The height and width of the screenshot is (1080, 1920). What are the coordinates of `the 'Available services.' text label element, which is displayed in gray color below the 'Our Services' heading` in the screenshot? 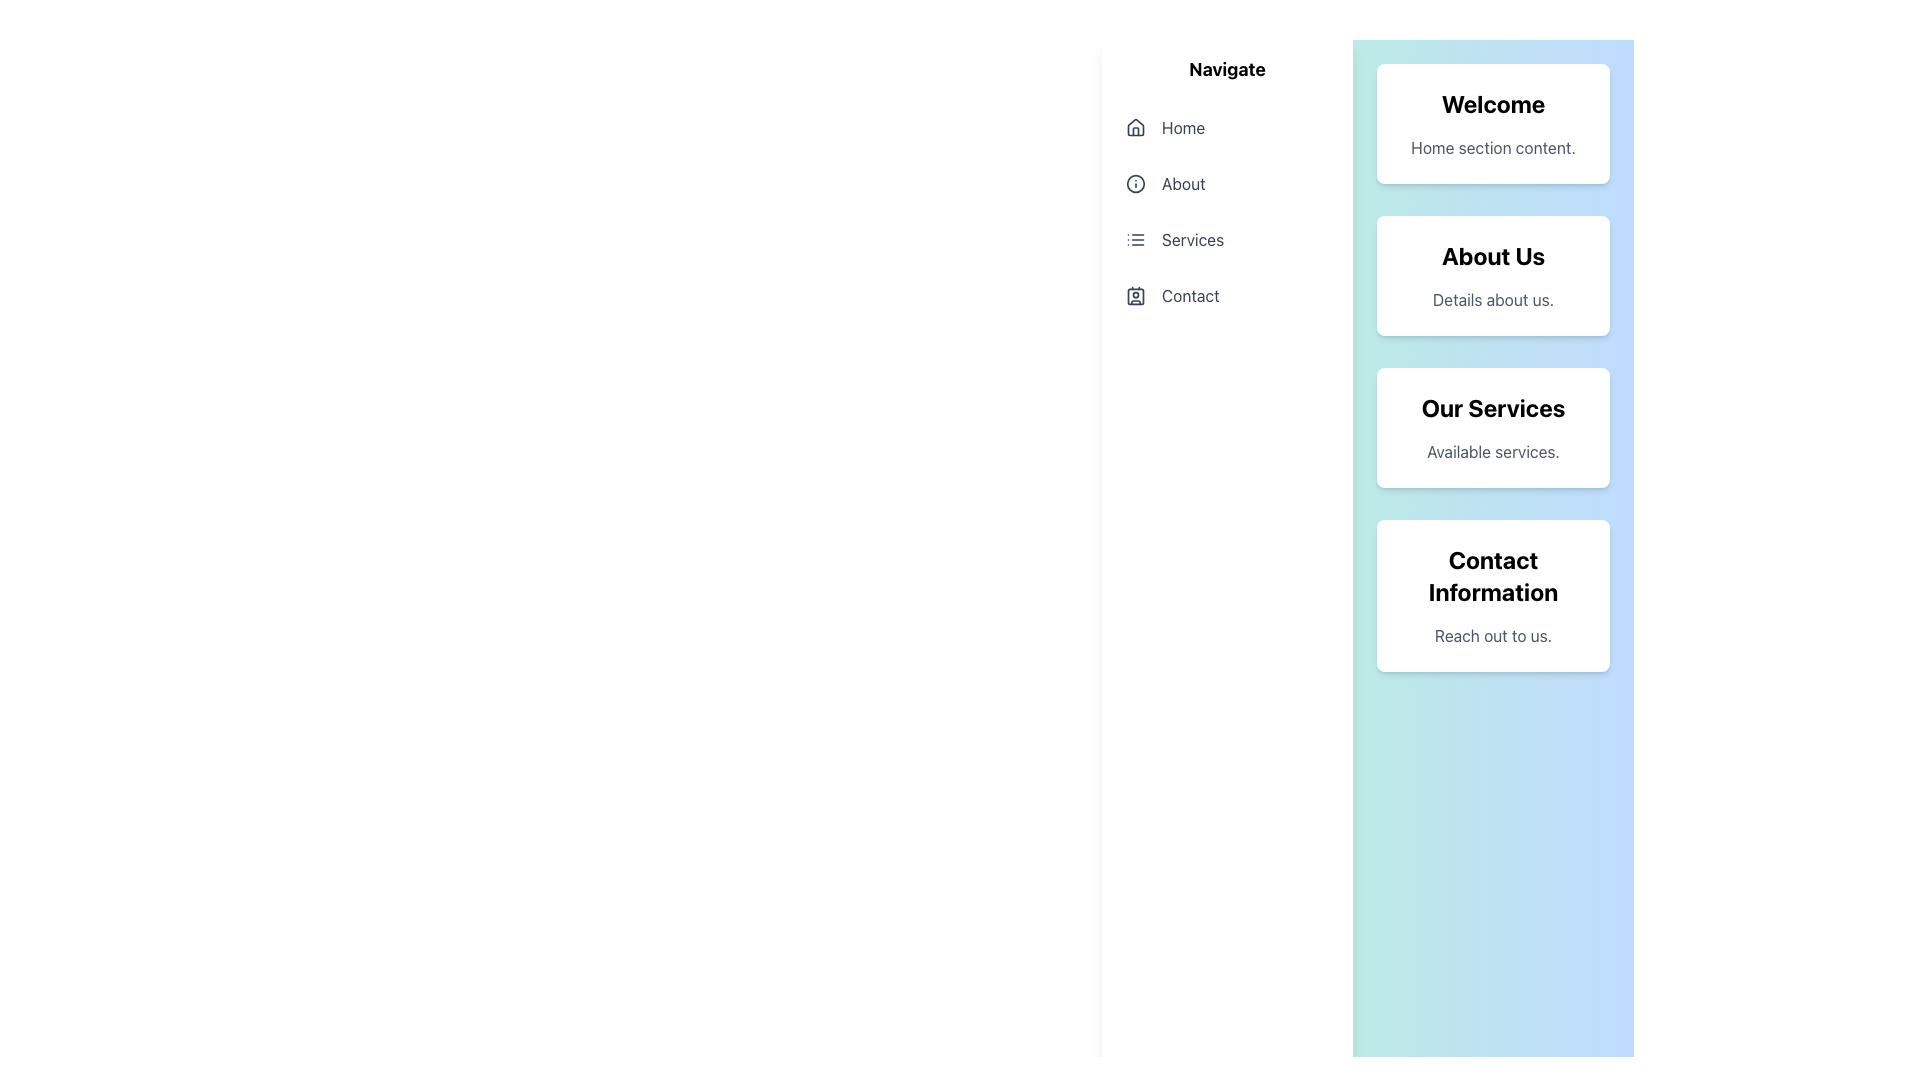 It's located at (1492, 451).